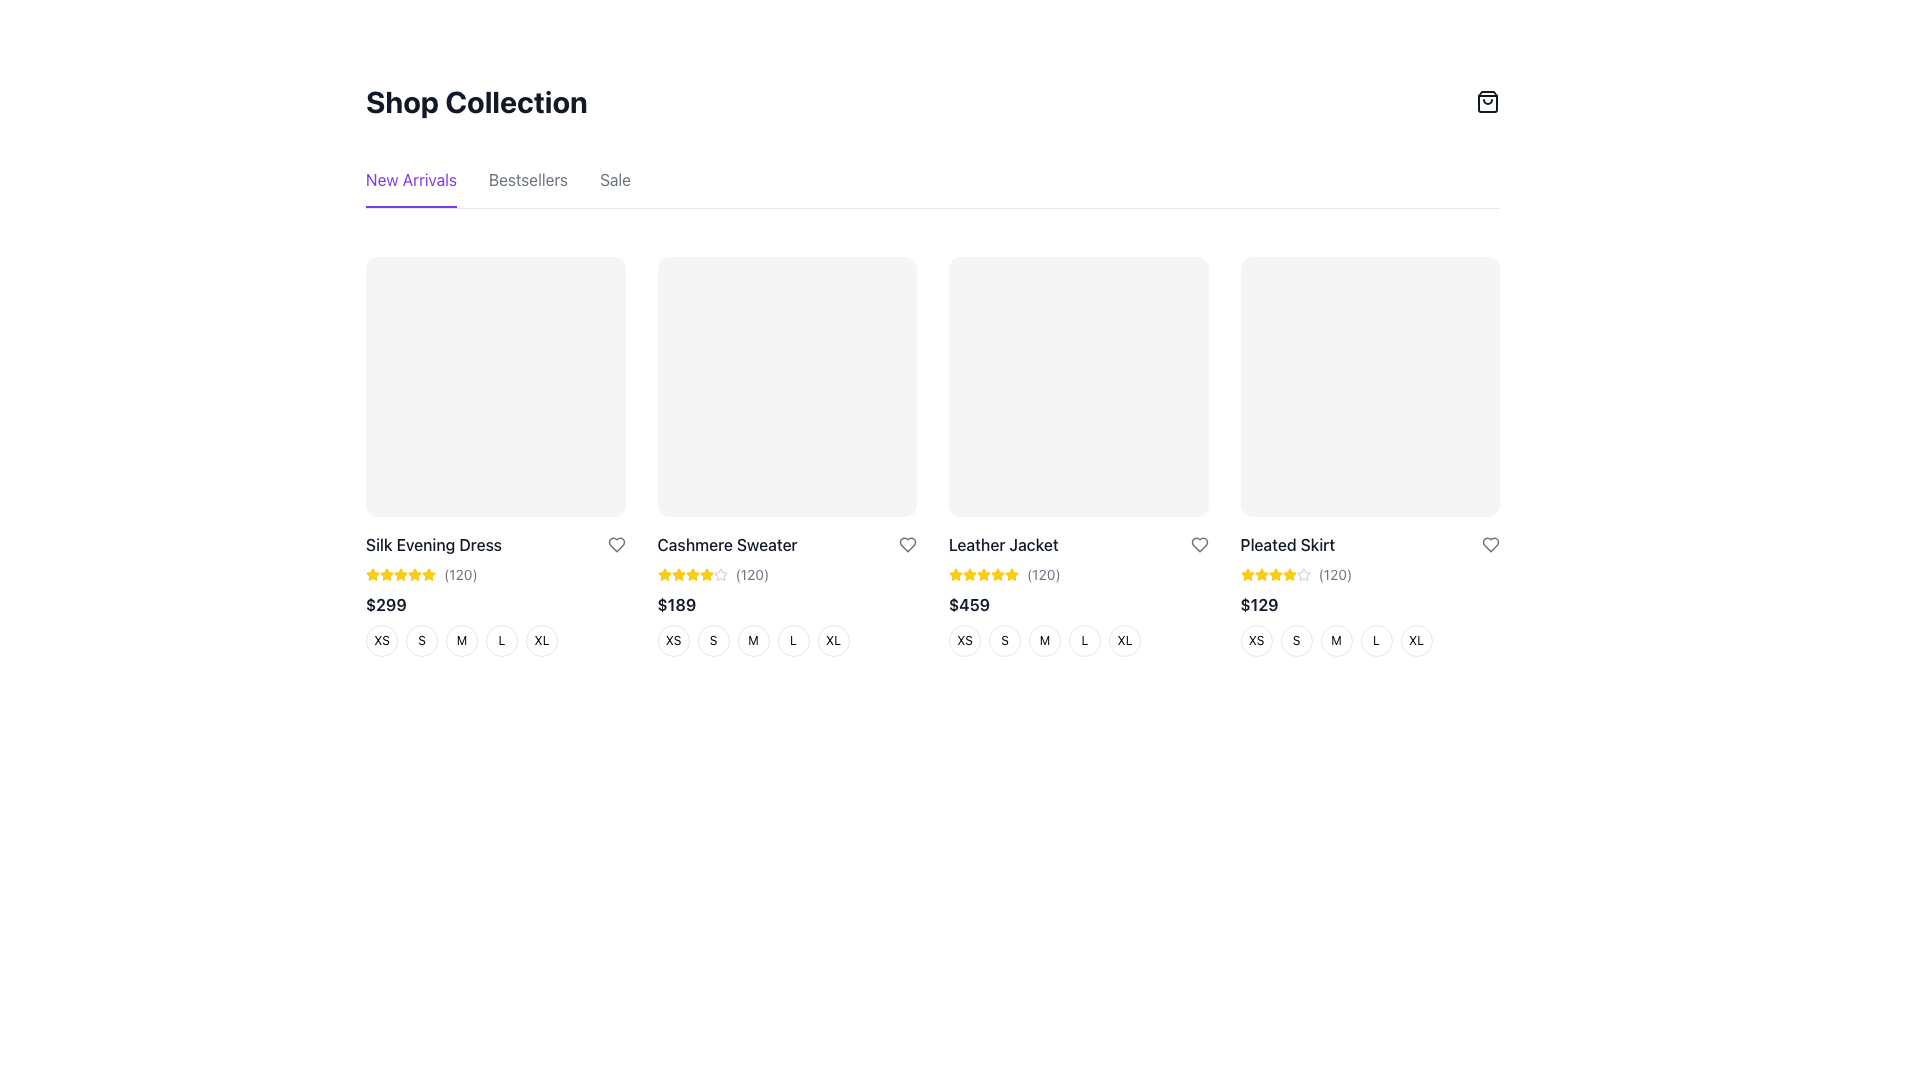 Image resolution: width=1920 pixels, height=1080 pixels. Describe the element at coordinates (954, 574) in the screenshot. I see `the fourth yellow star icon in the rating system below the 'Leather Jacket' product image to set a rating` at that location.